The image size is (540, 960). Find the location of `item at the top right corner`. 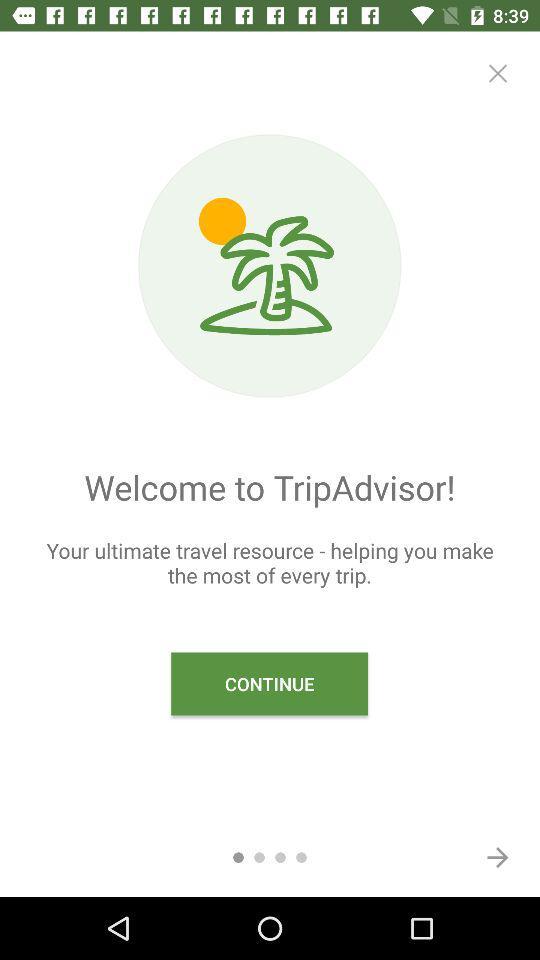

item at the top right corner is located at coordinates (496, 73).